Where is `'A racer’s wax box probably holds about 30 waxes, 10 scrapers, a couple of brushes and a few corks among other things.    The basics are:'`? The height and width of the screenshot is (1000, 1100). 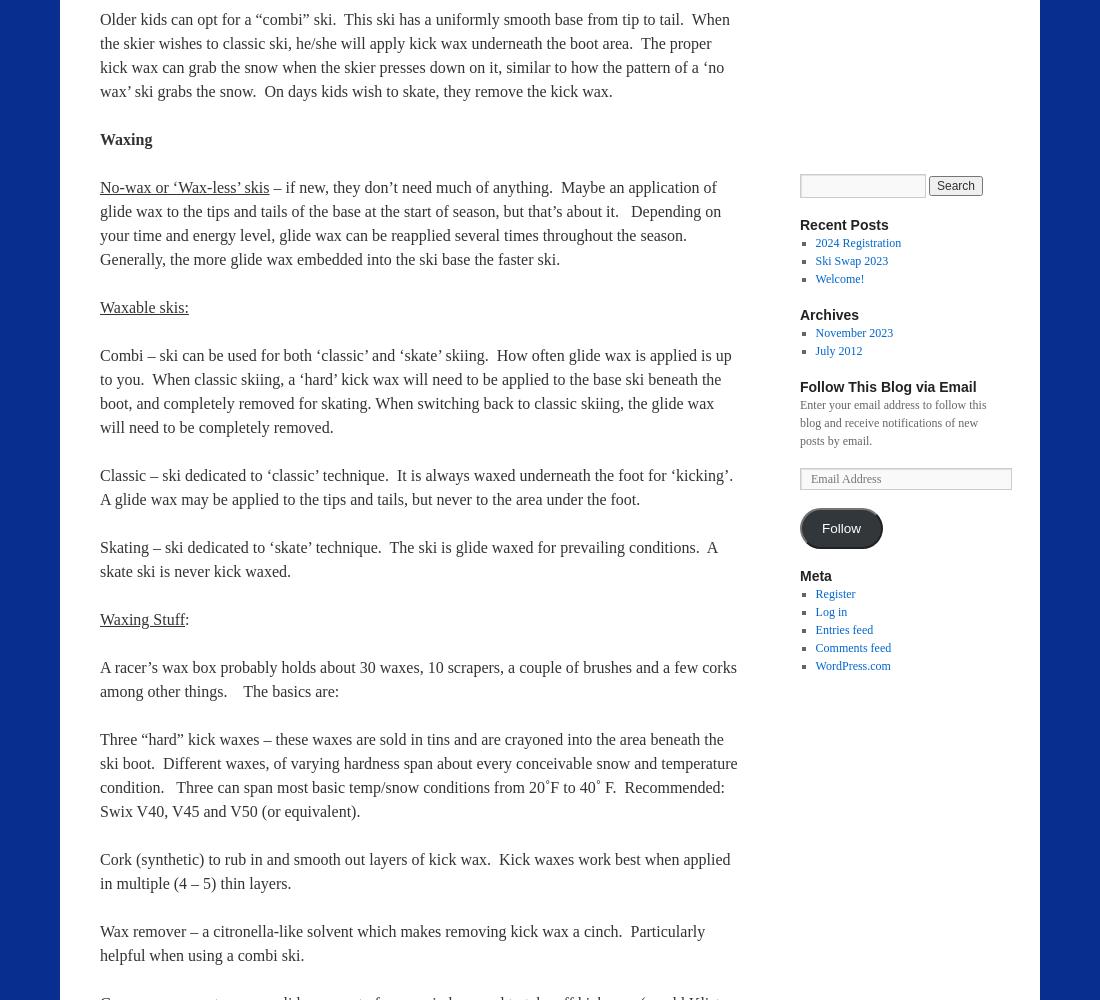 'A racer’s wax box probably holds about 30 waxes, 10 scrapers, a couple of brushes and a few corks among other things.    The basics are:' is located at coordinates (417, 679).